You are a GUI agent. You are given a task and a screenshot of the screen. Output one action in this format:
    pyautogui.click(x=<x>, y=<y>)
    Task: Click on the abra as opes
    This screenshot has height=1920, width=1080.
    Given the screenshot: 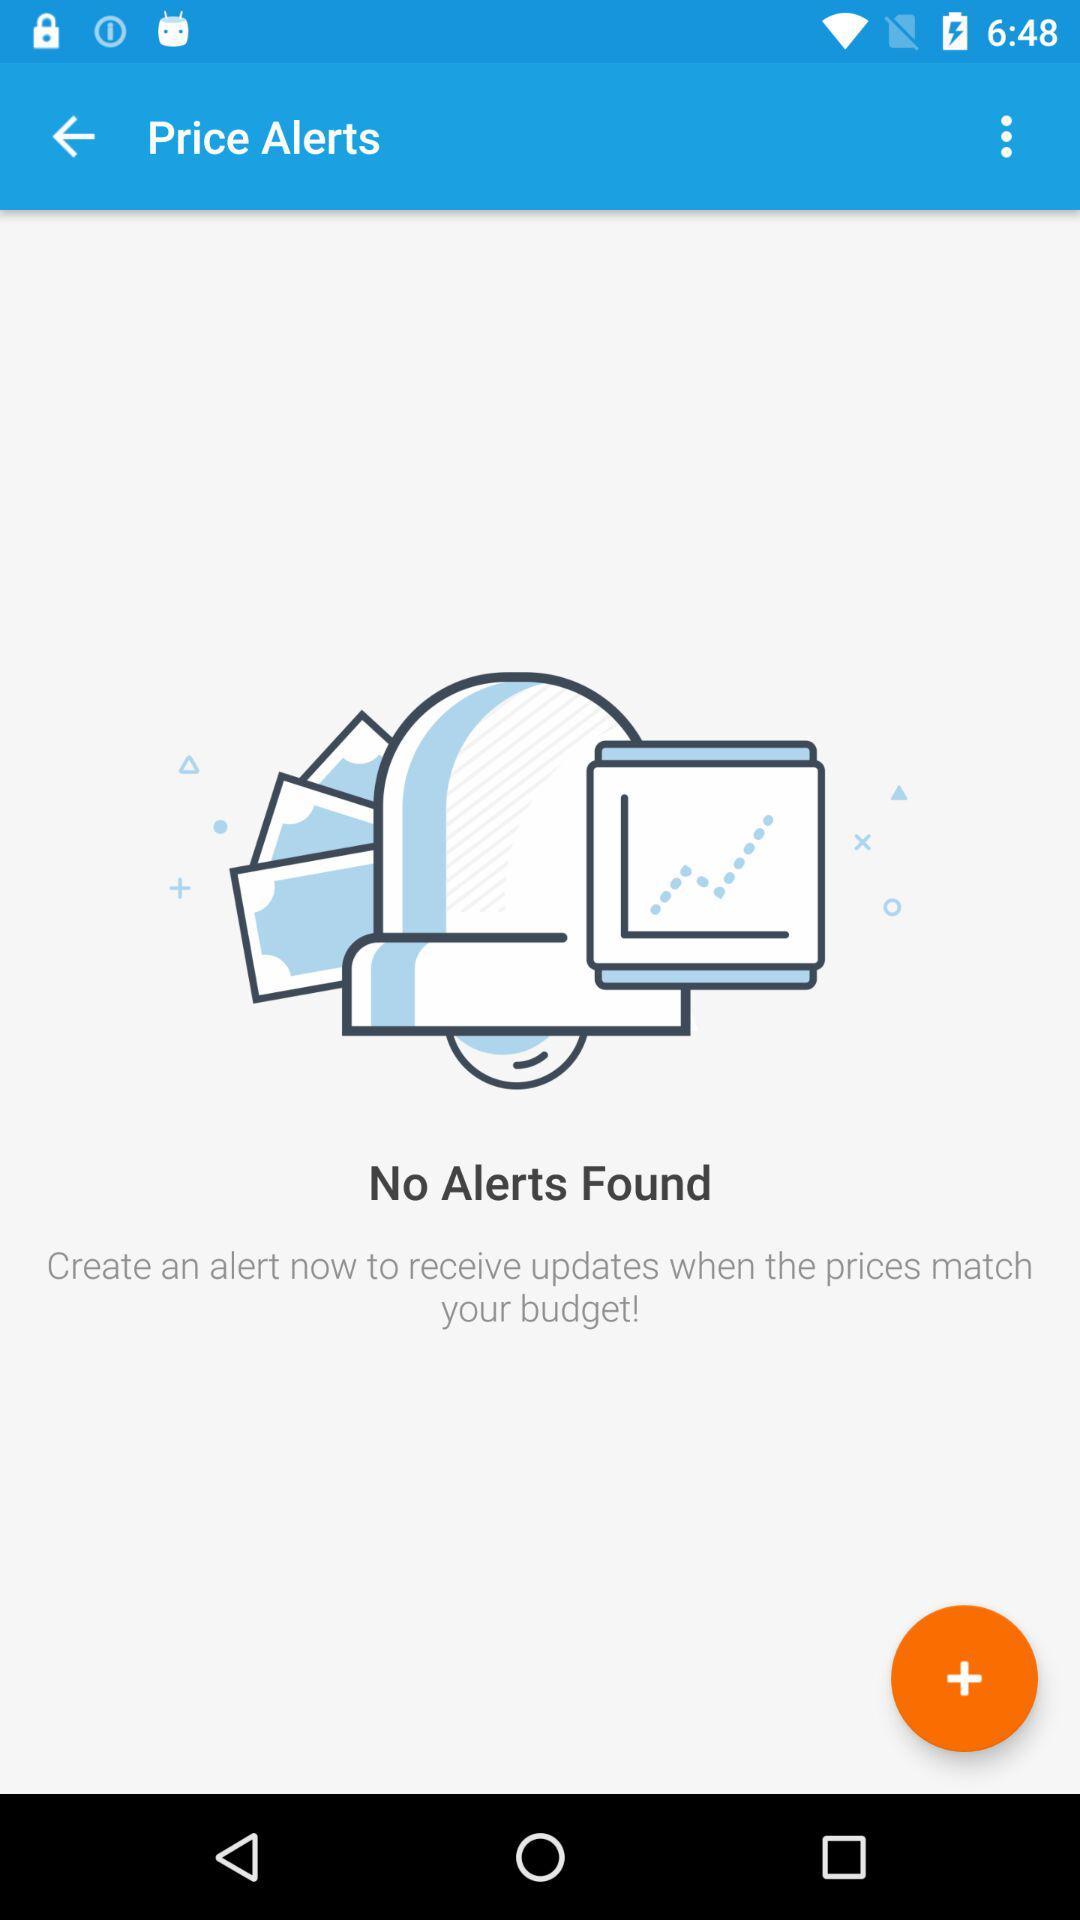 What is the action you would take?
    pyautogui.click(x=1006, y=135)
    